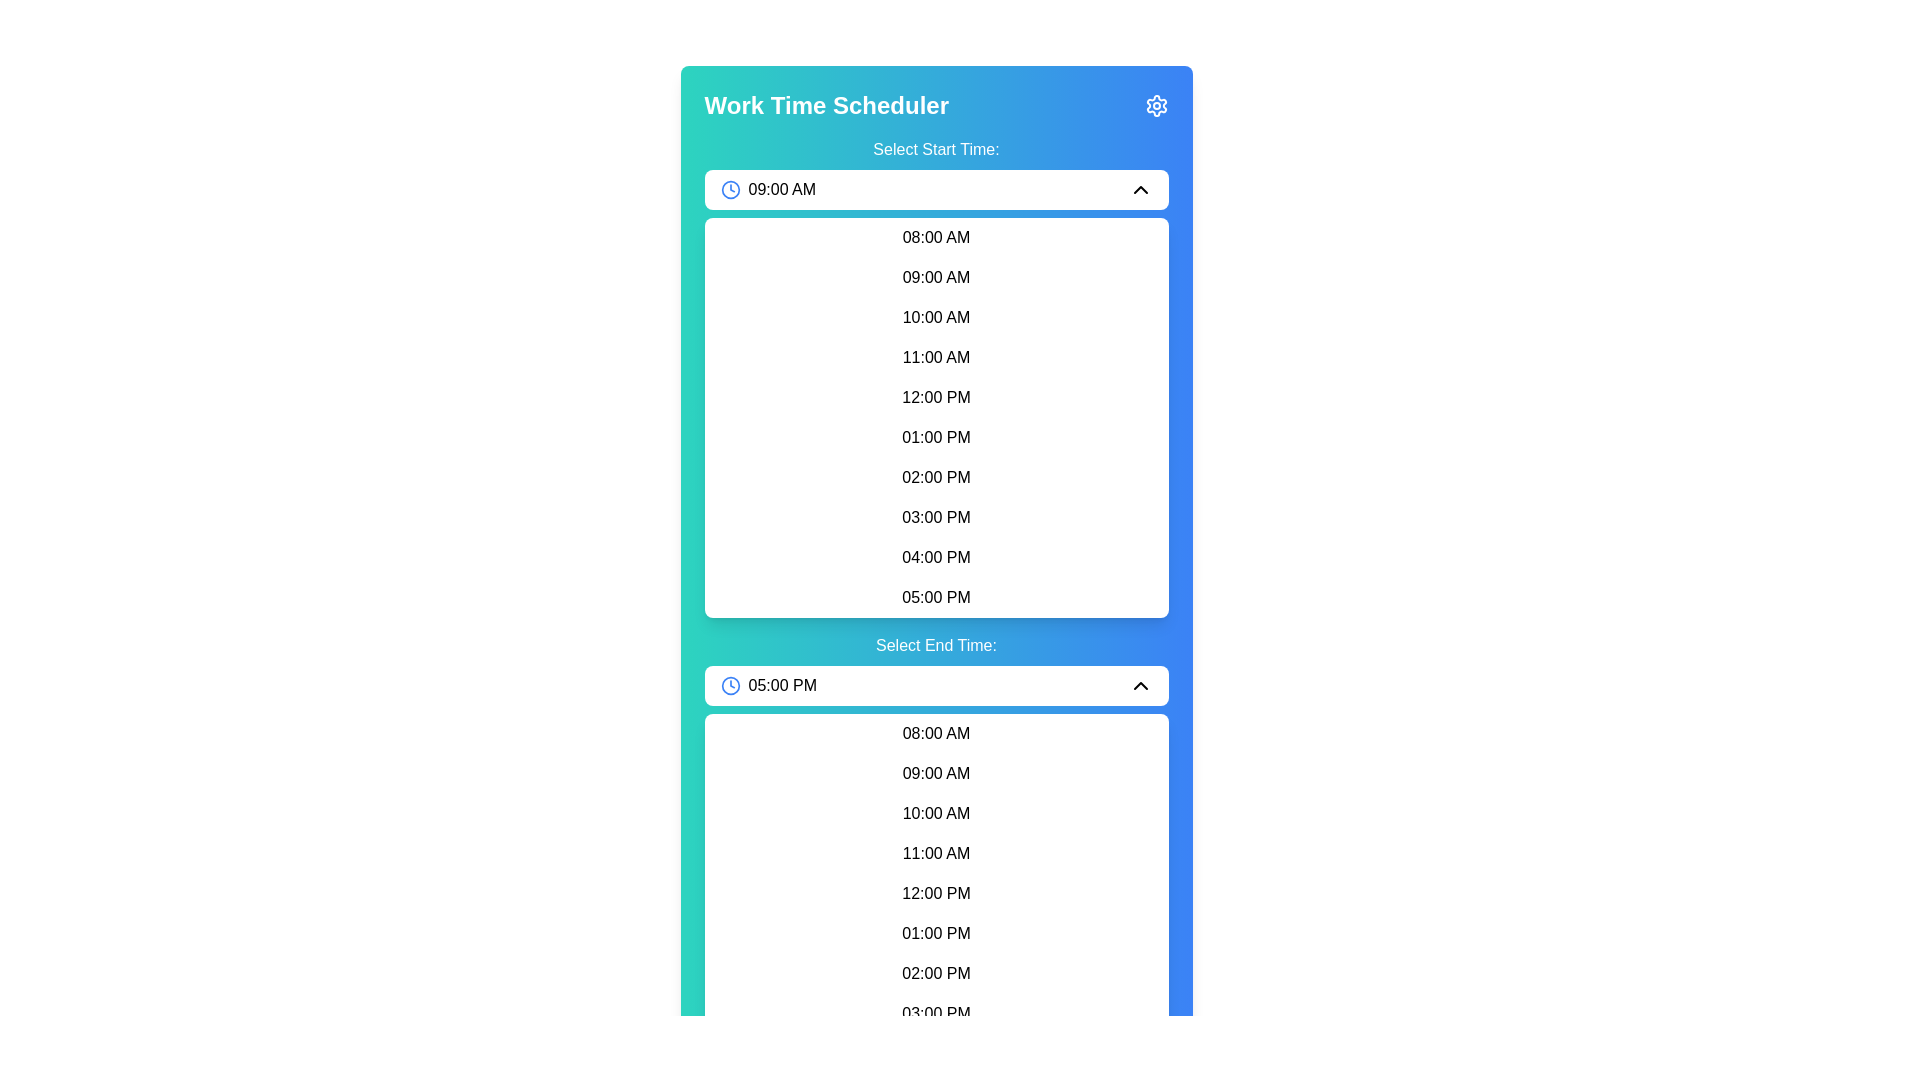  Describe the element at coordinates (935, 357) in the screenshot. I see `the fourth time slot item in the scheduling interface, located between '10:00 AM' and '12:00 PM'` at that location.